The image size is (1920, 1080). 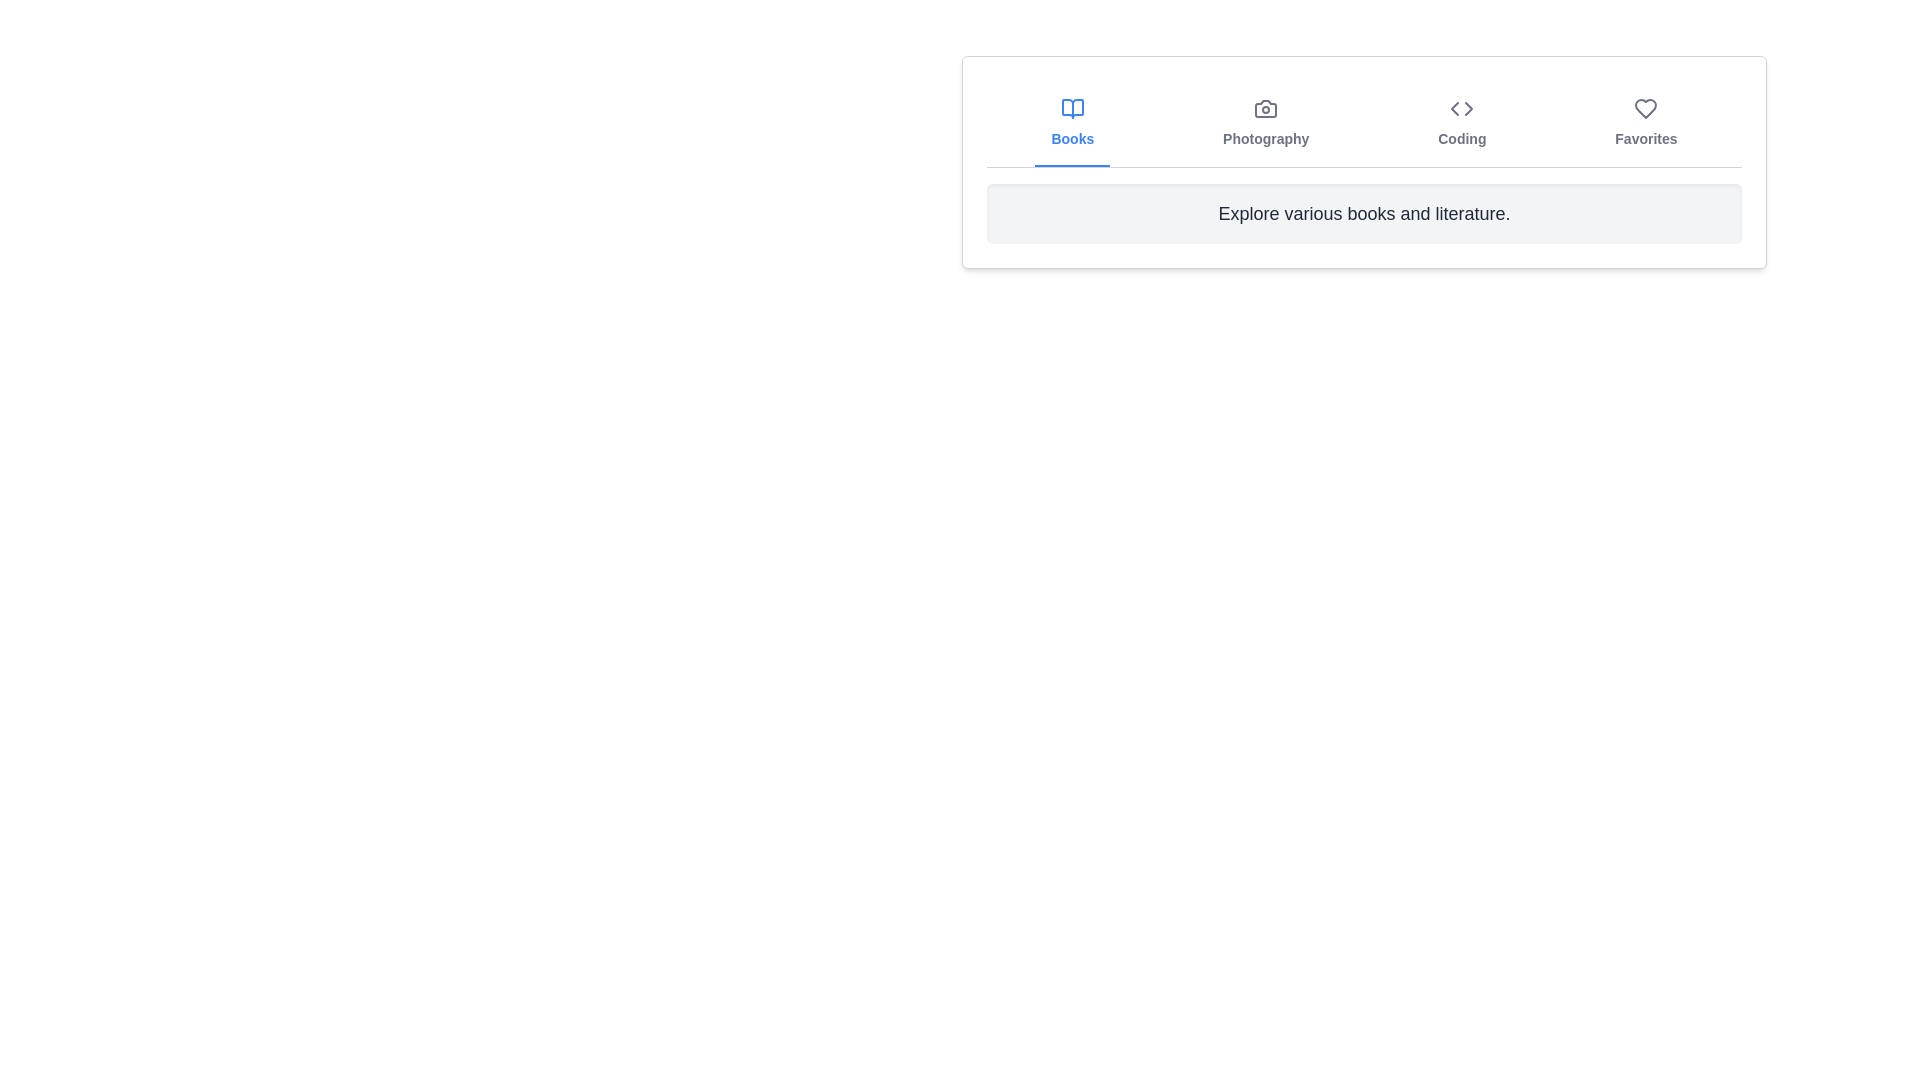 What do you see at coordinates (1646, 123) in the screenshot?
I see `the 'Favorites' navigation button located at the far-right side of the button set in the header component` at bounding box center [1646, 123].